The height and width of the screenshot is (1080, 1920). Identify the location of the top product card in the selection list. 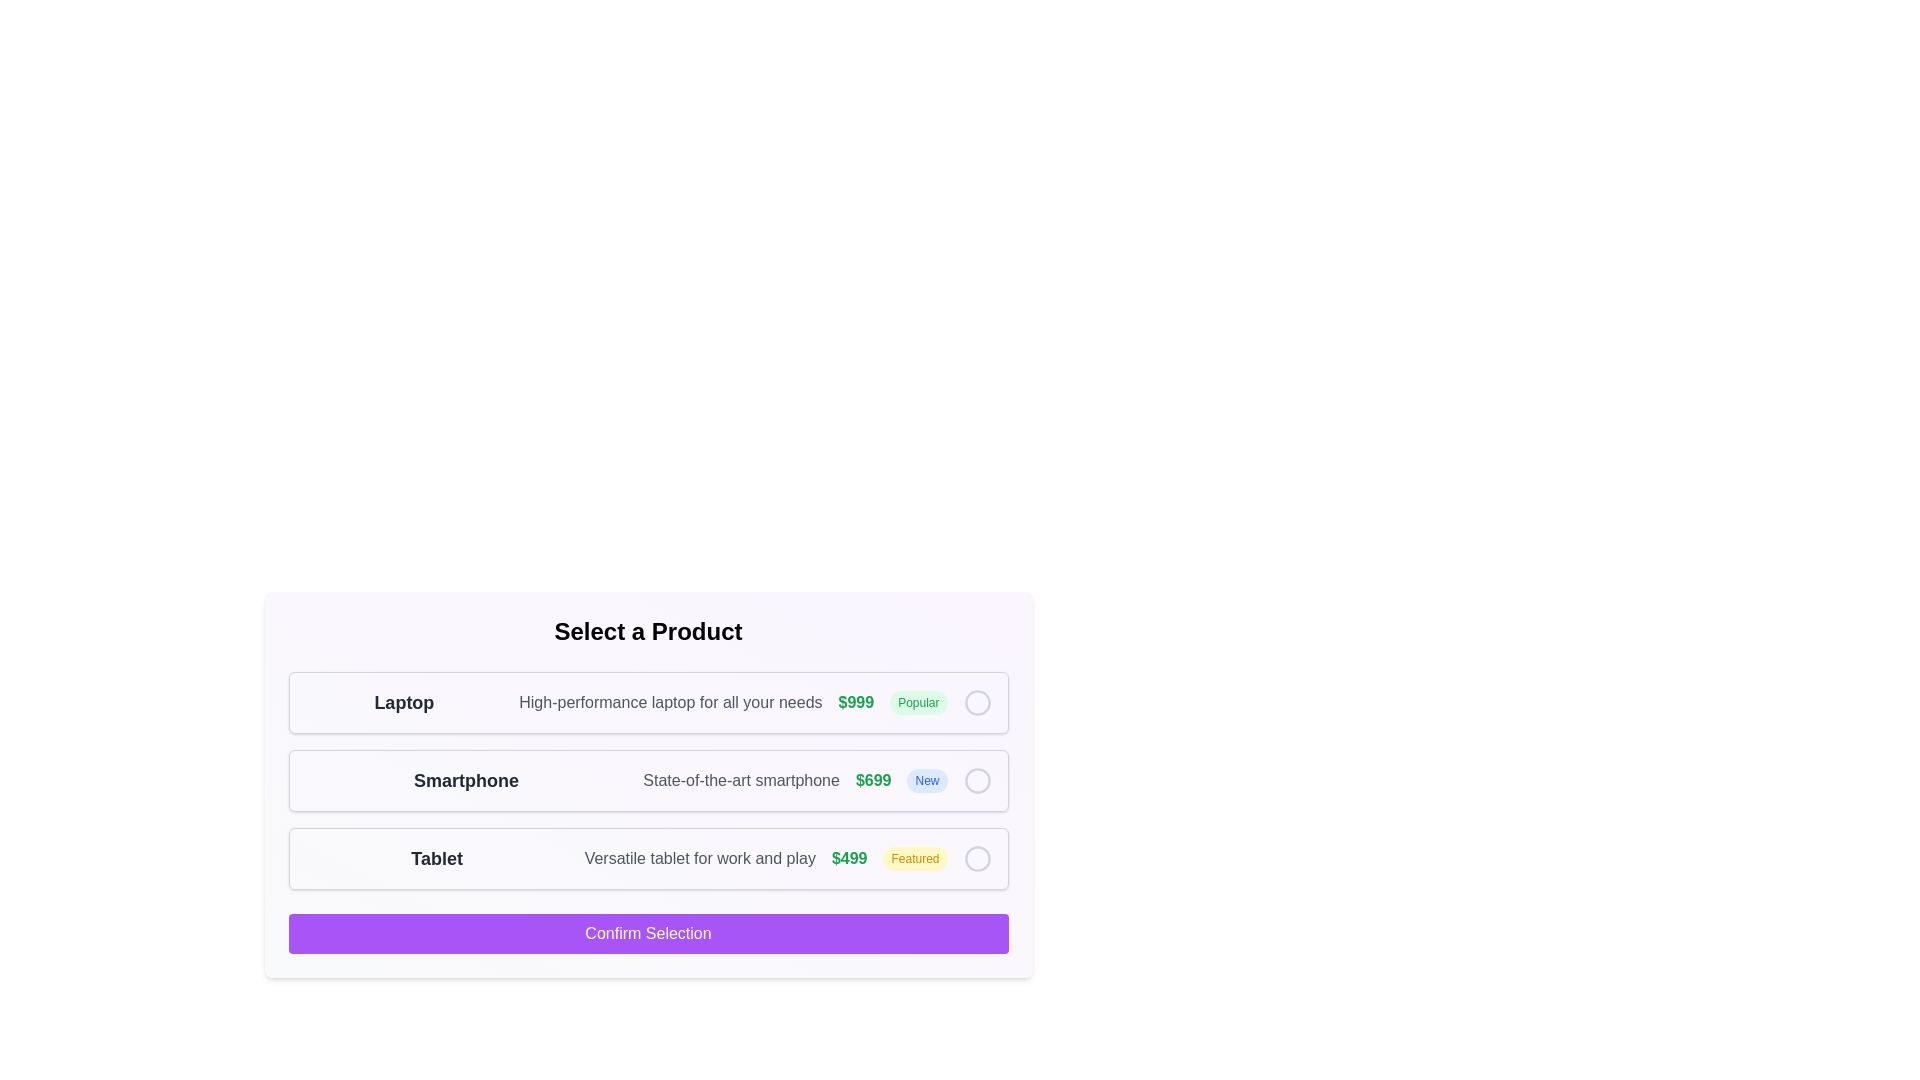
(648, 701).